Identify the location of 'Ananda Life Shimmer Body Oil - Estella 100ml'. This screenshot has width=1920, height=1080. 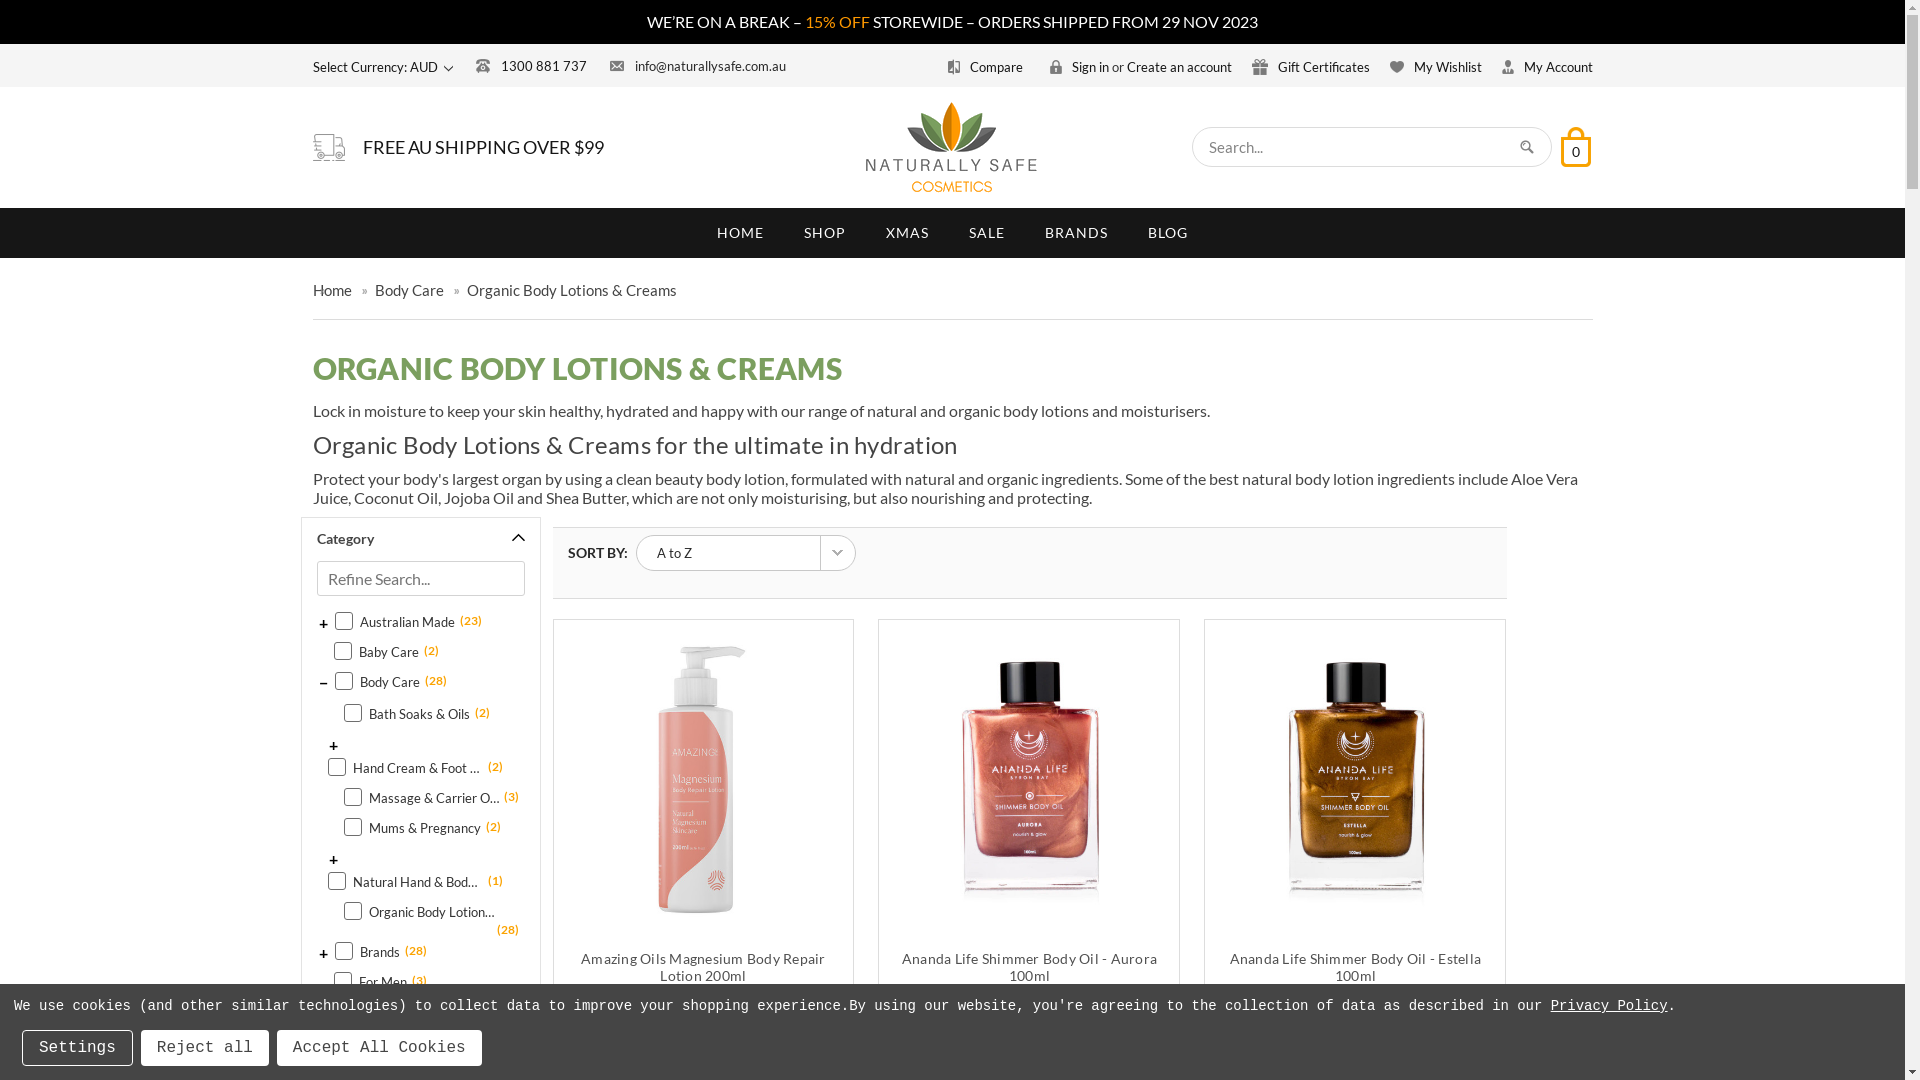
(1354, 966).